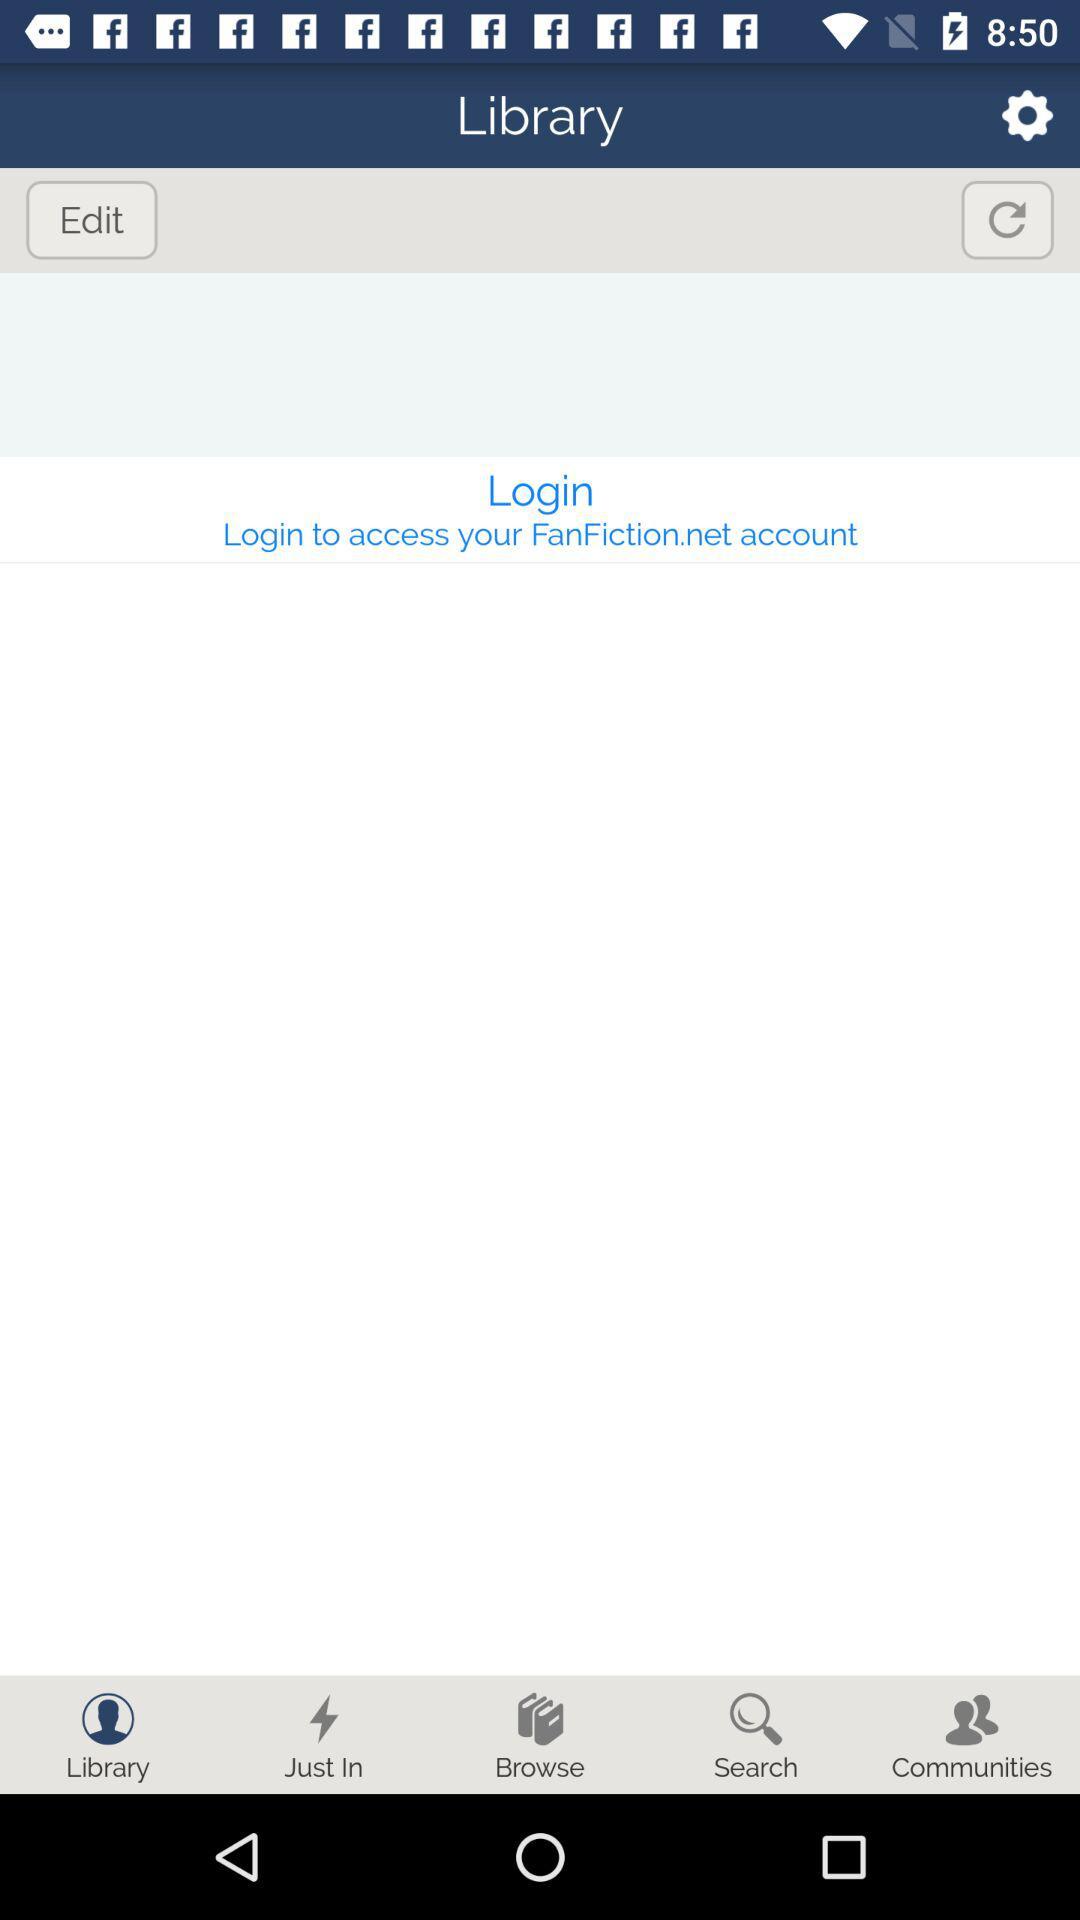 This screenshot has width=1080, height=1920. What do you see at coordinates (1014, 114) in the screenshot?
I see `icon to the right of library icon` at bounding box center [1014, 114].